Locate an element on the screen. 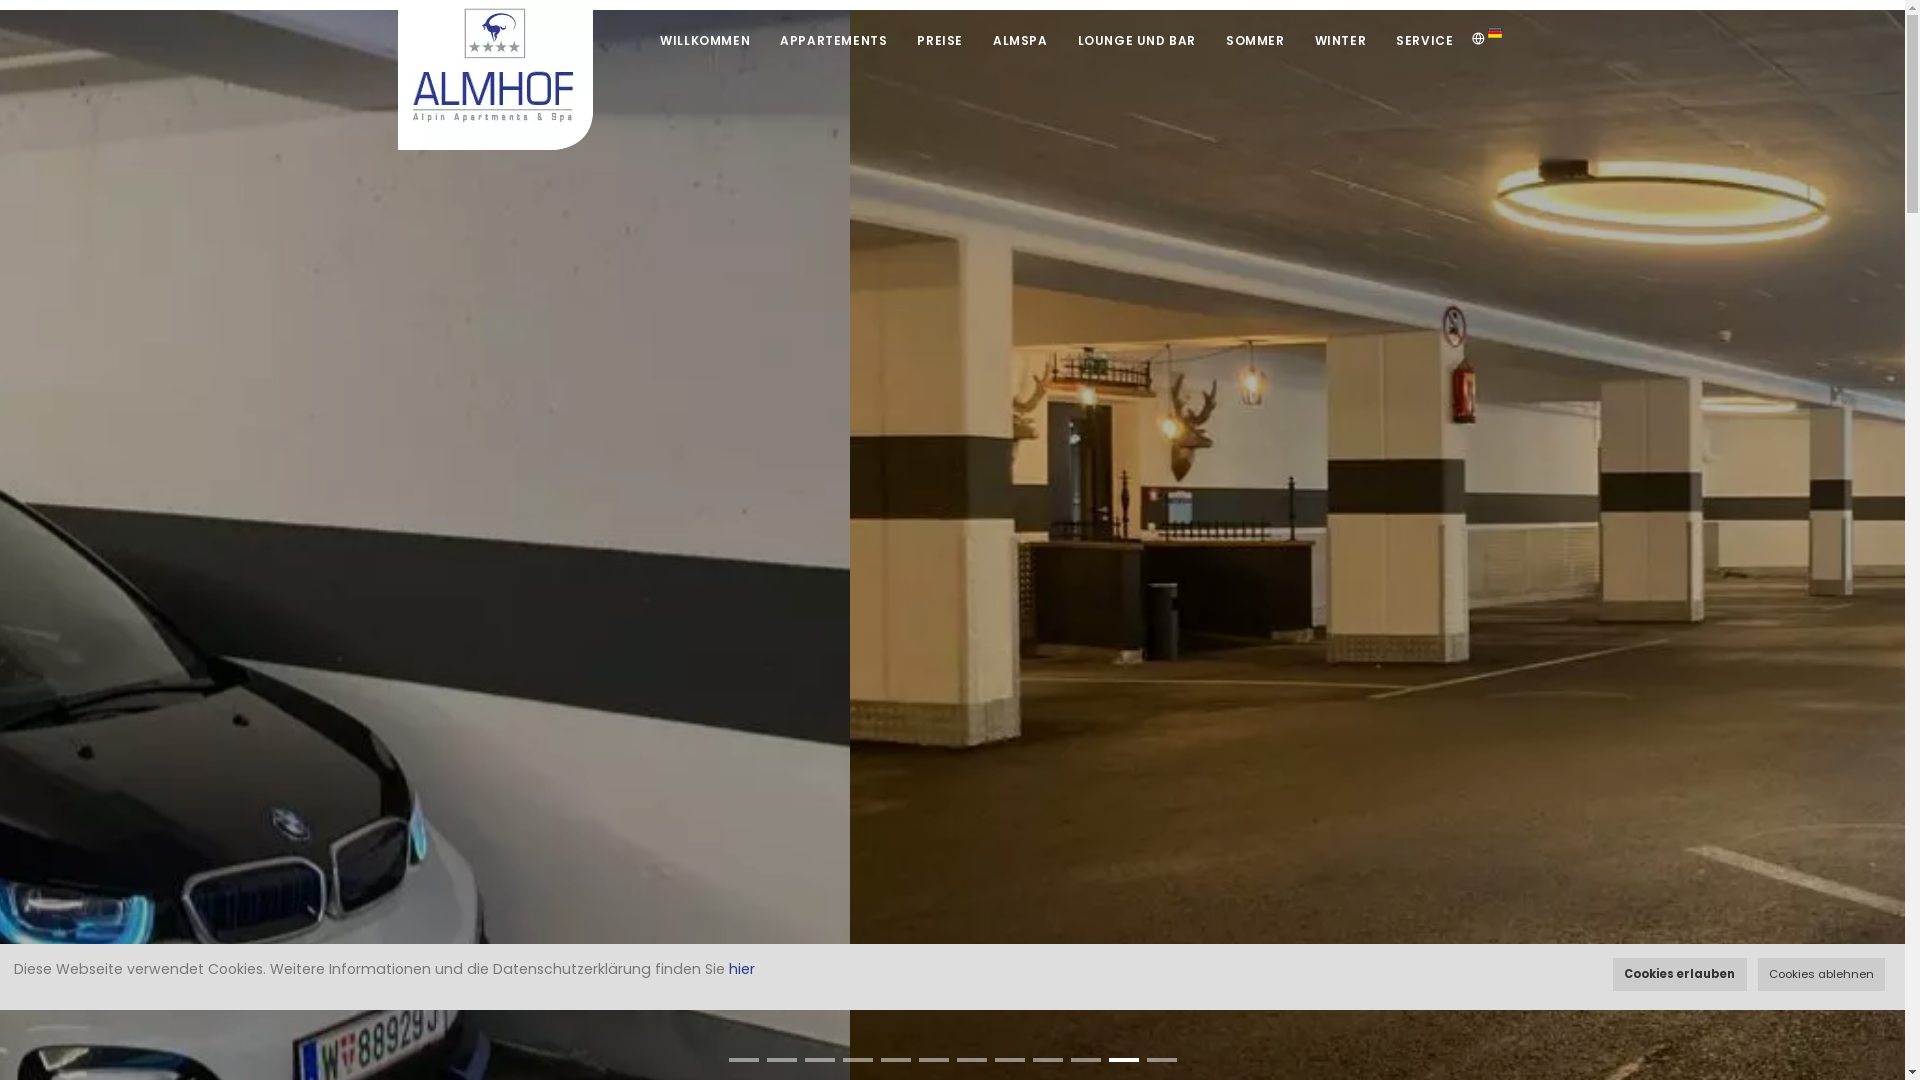 The image size is (1920, 1080). 'APPARTEMENTS' is located at coordinates (833, 40).